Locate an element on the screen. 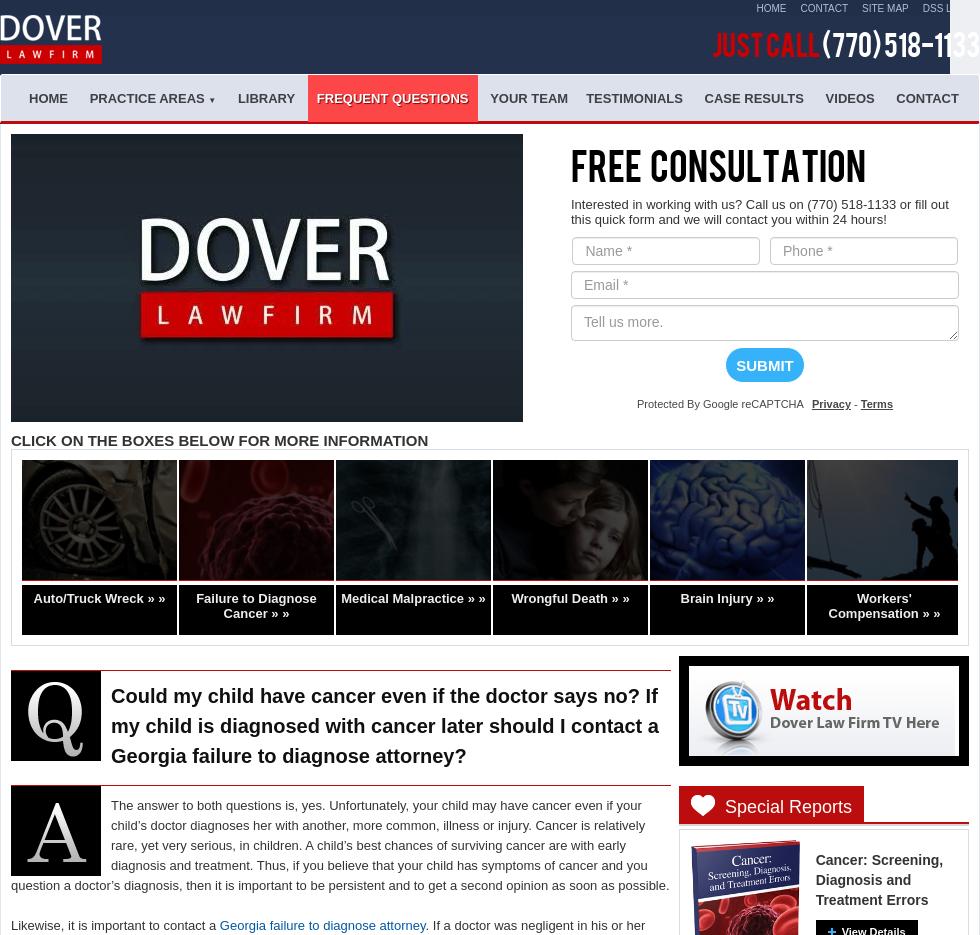 Image resolution: width=980 pixels, height=935 pixels. 'Videos' is located at coordinates (849, 97).